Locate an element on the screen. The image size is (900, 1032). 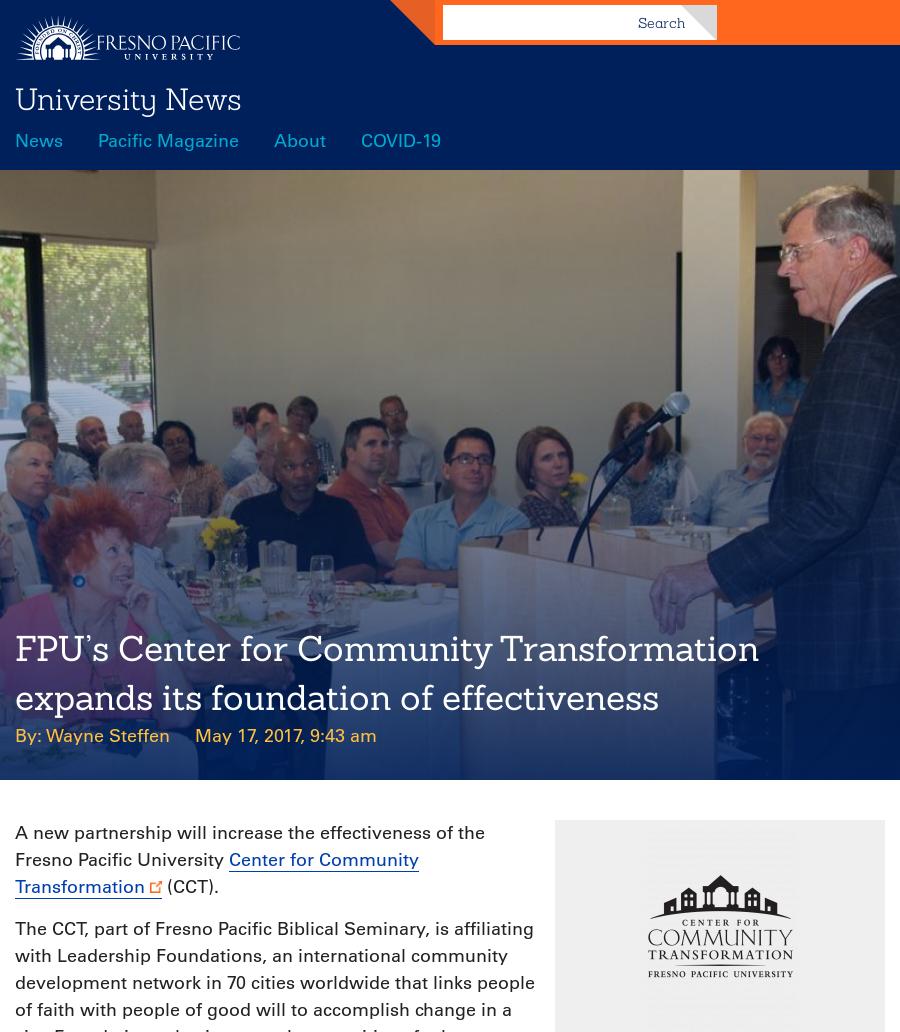
'May 17, 2017, 9:43 am' is located at coordinates (285, 735).